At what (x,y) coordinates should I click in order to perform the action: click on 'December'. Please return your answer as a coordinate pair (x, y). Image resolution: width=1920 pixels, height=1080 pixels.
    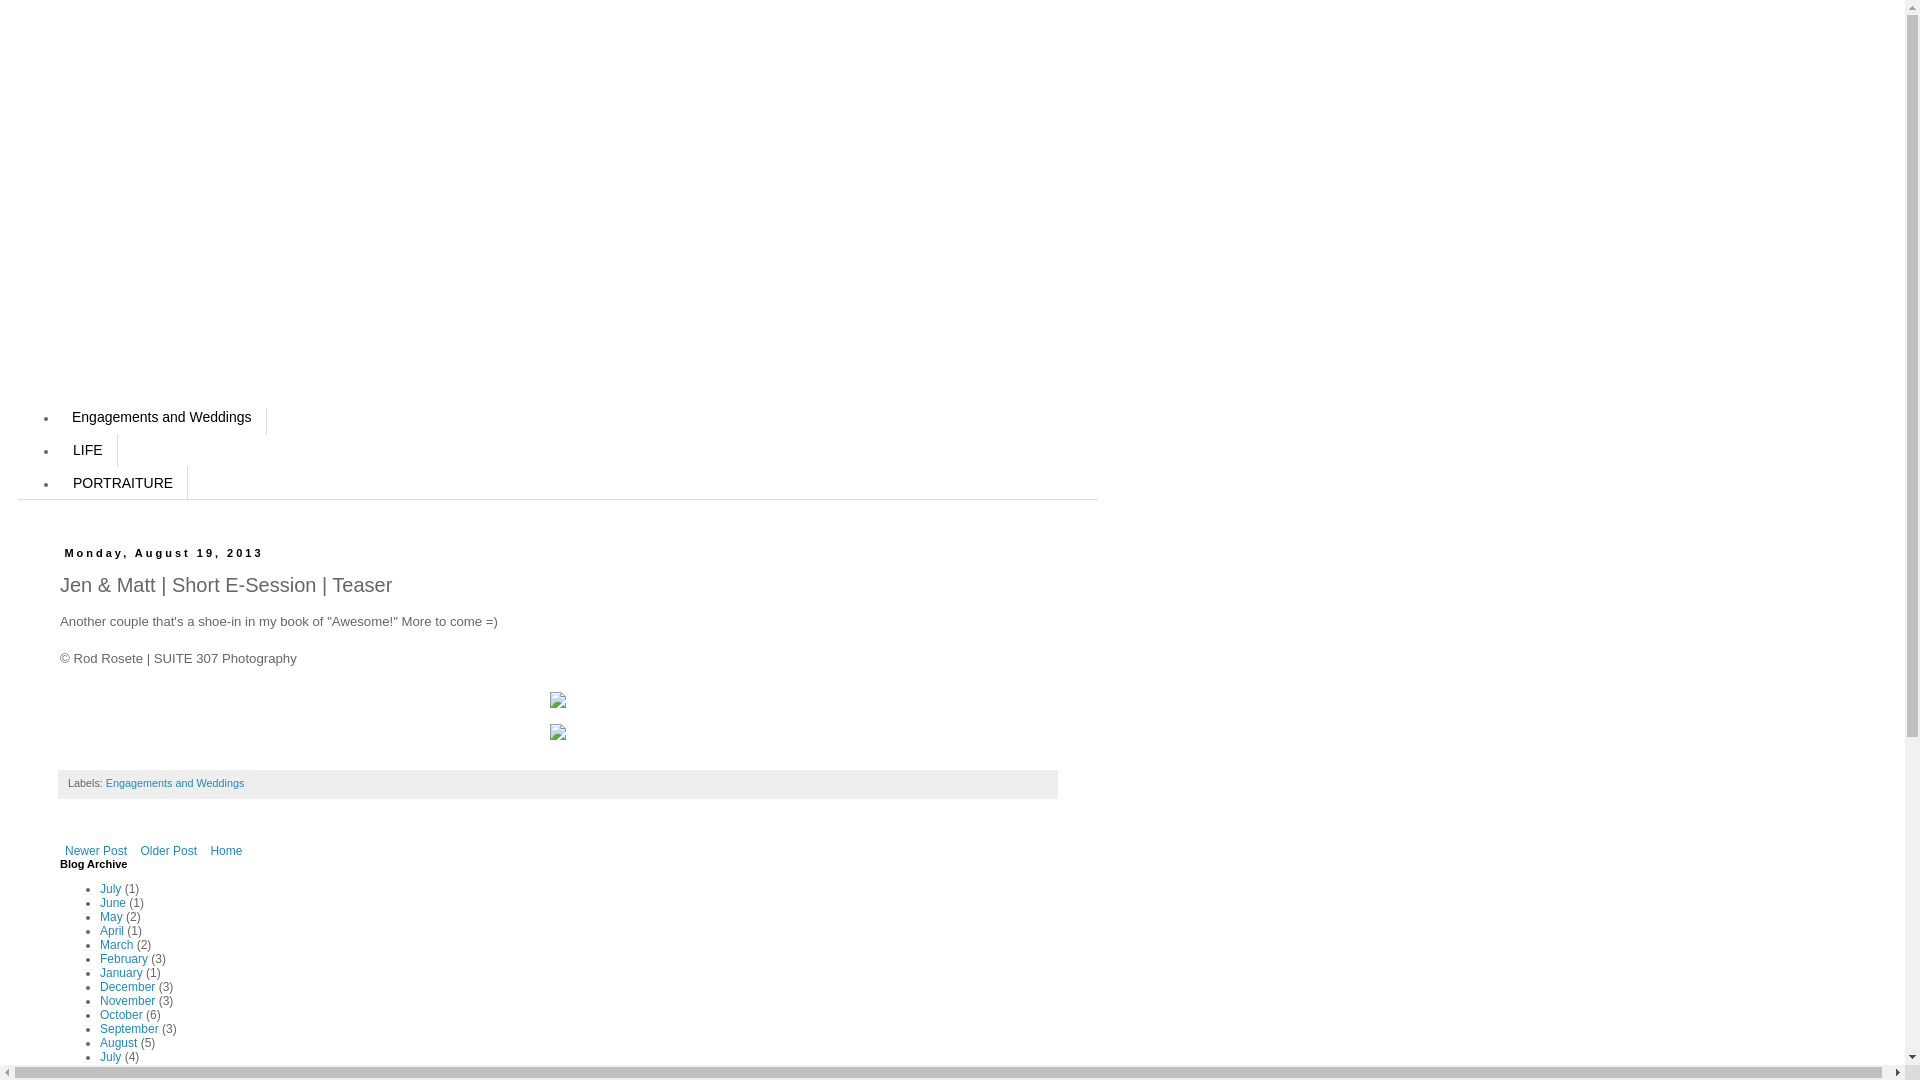
    Looking at the image, I should click on (126, 986).